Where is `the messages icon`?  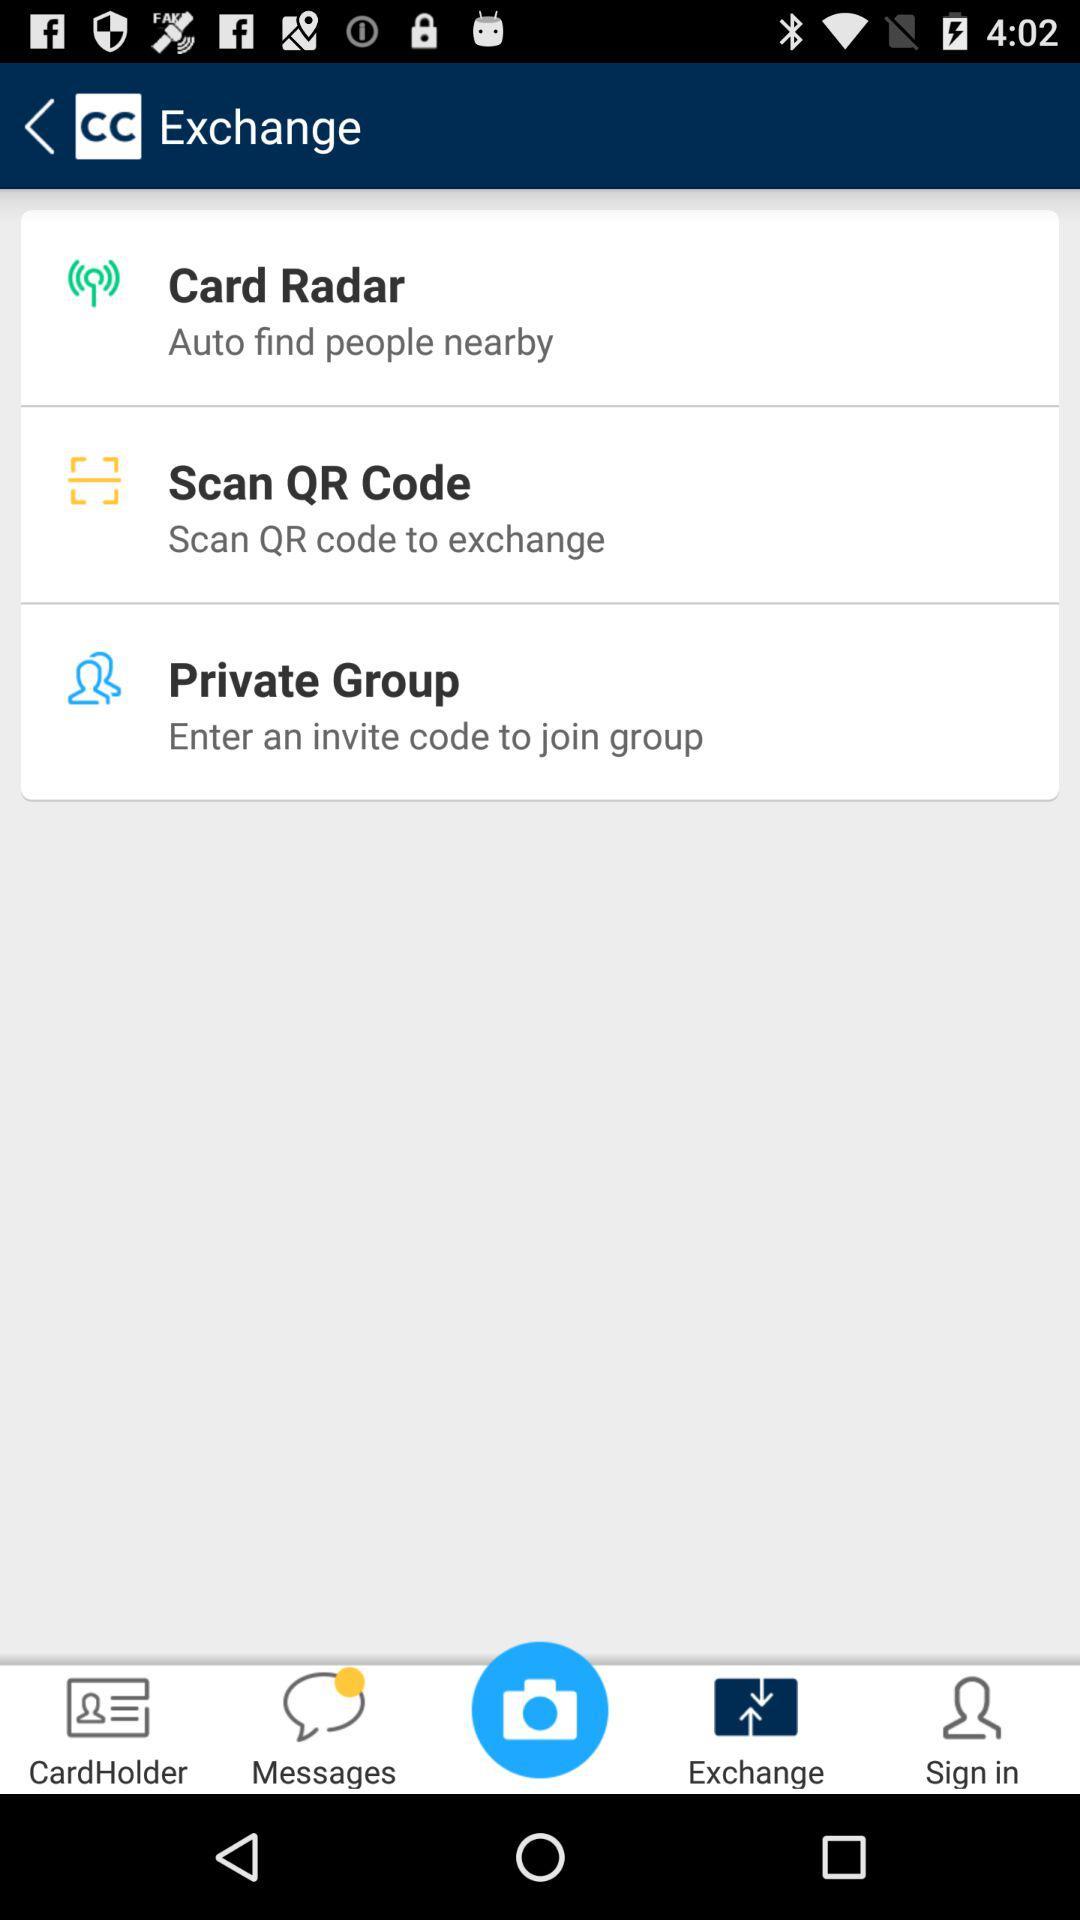
the messages icon is located at coordinates (323, 1726).